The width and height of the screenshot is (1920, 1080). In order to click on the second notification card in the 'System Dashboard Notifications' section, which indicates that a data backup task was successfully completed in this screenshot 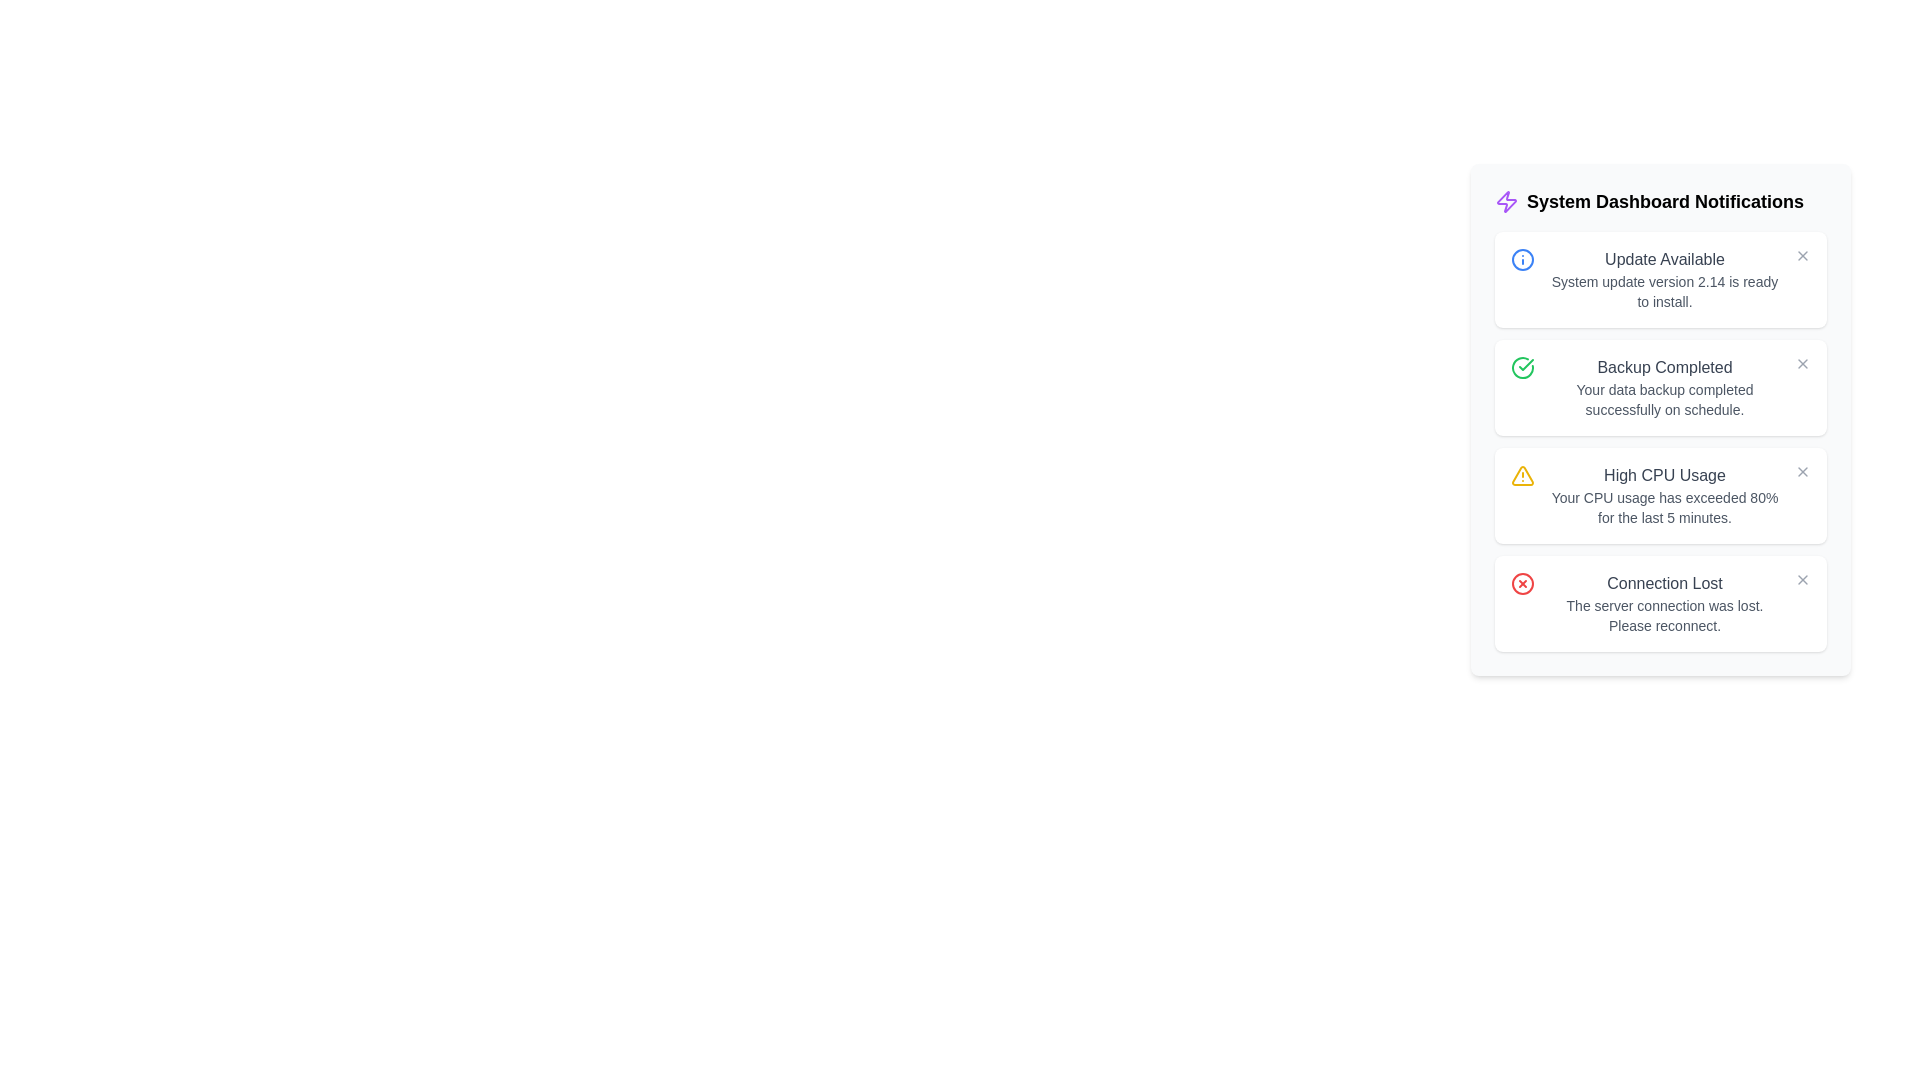, I will do `click(1660, 388)`.